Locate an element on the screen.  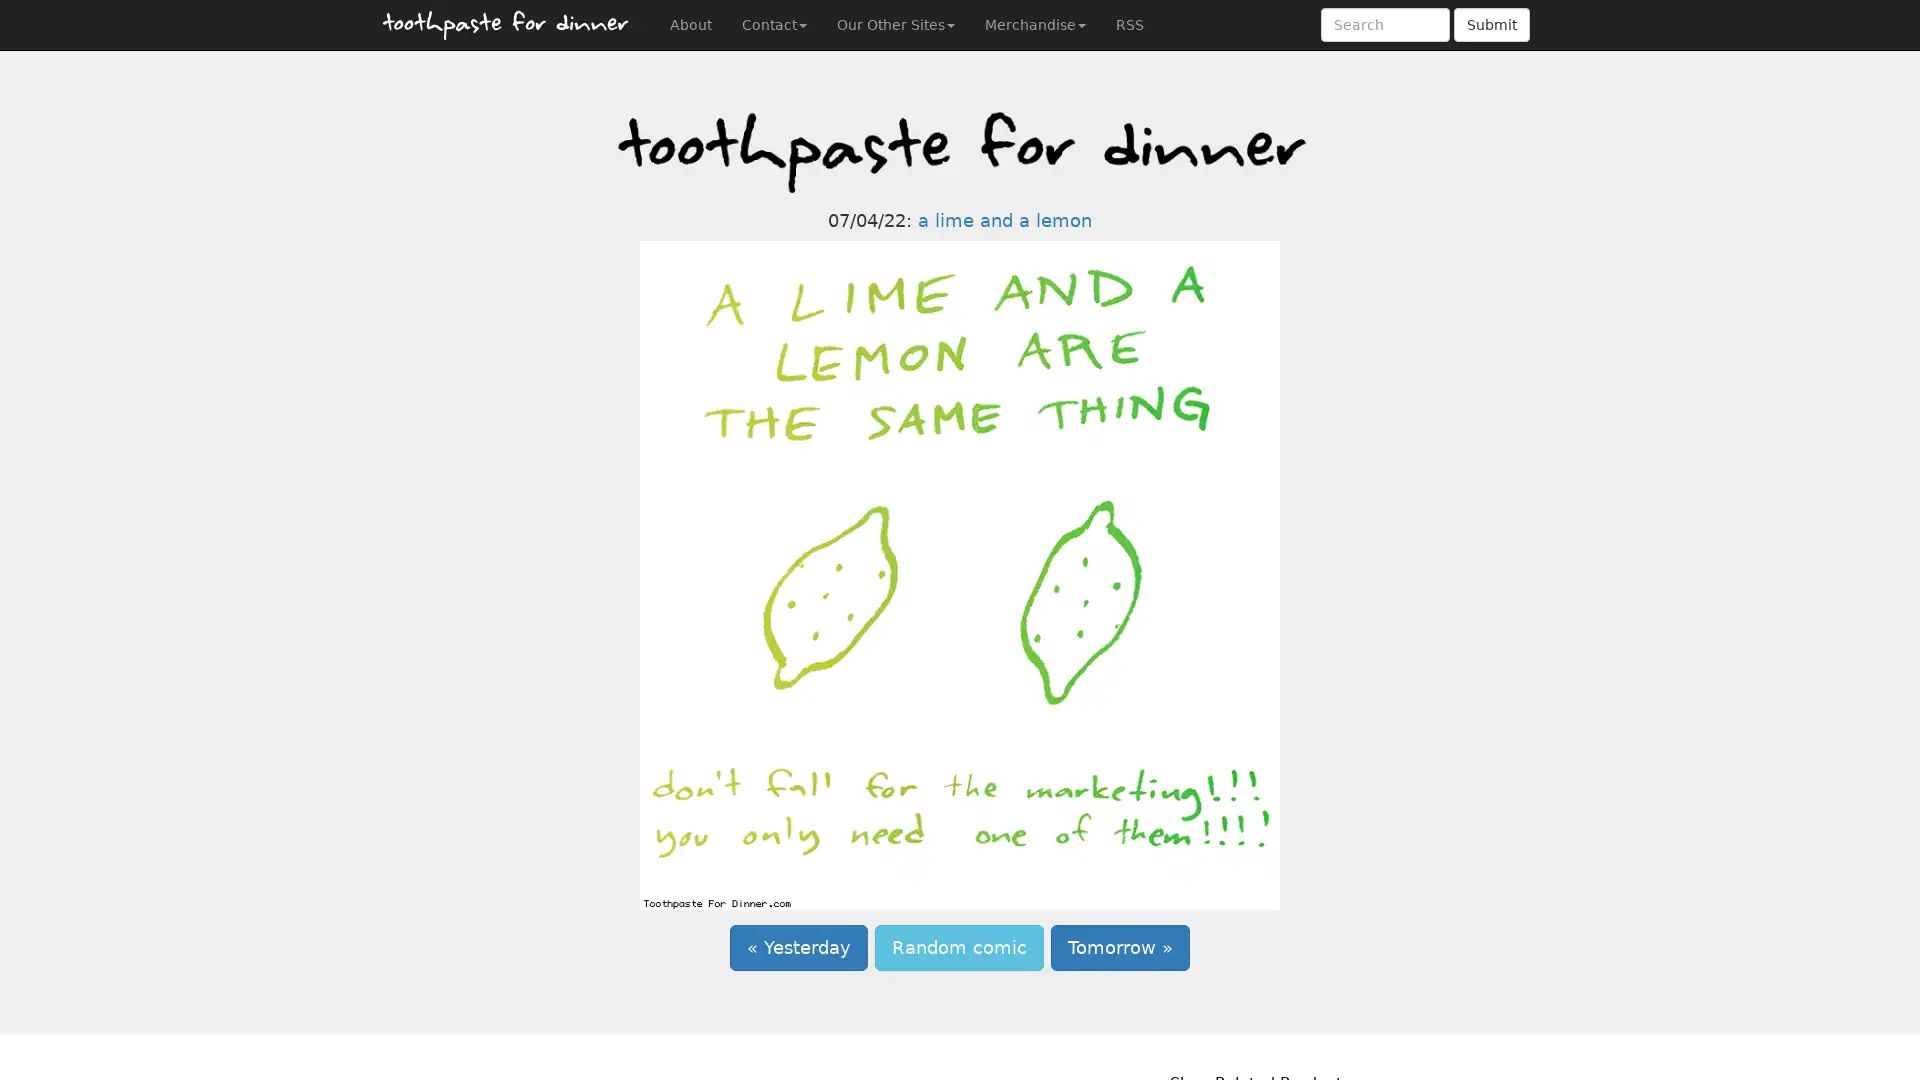
Submit is located at coordinates (1492, 24).